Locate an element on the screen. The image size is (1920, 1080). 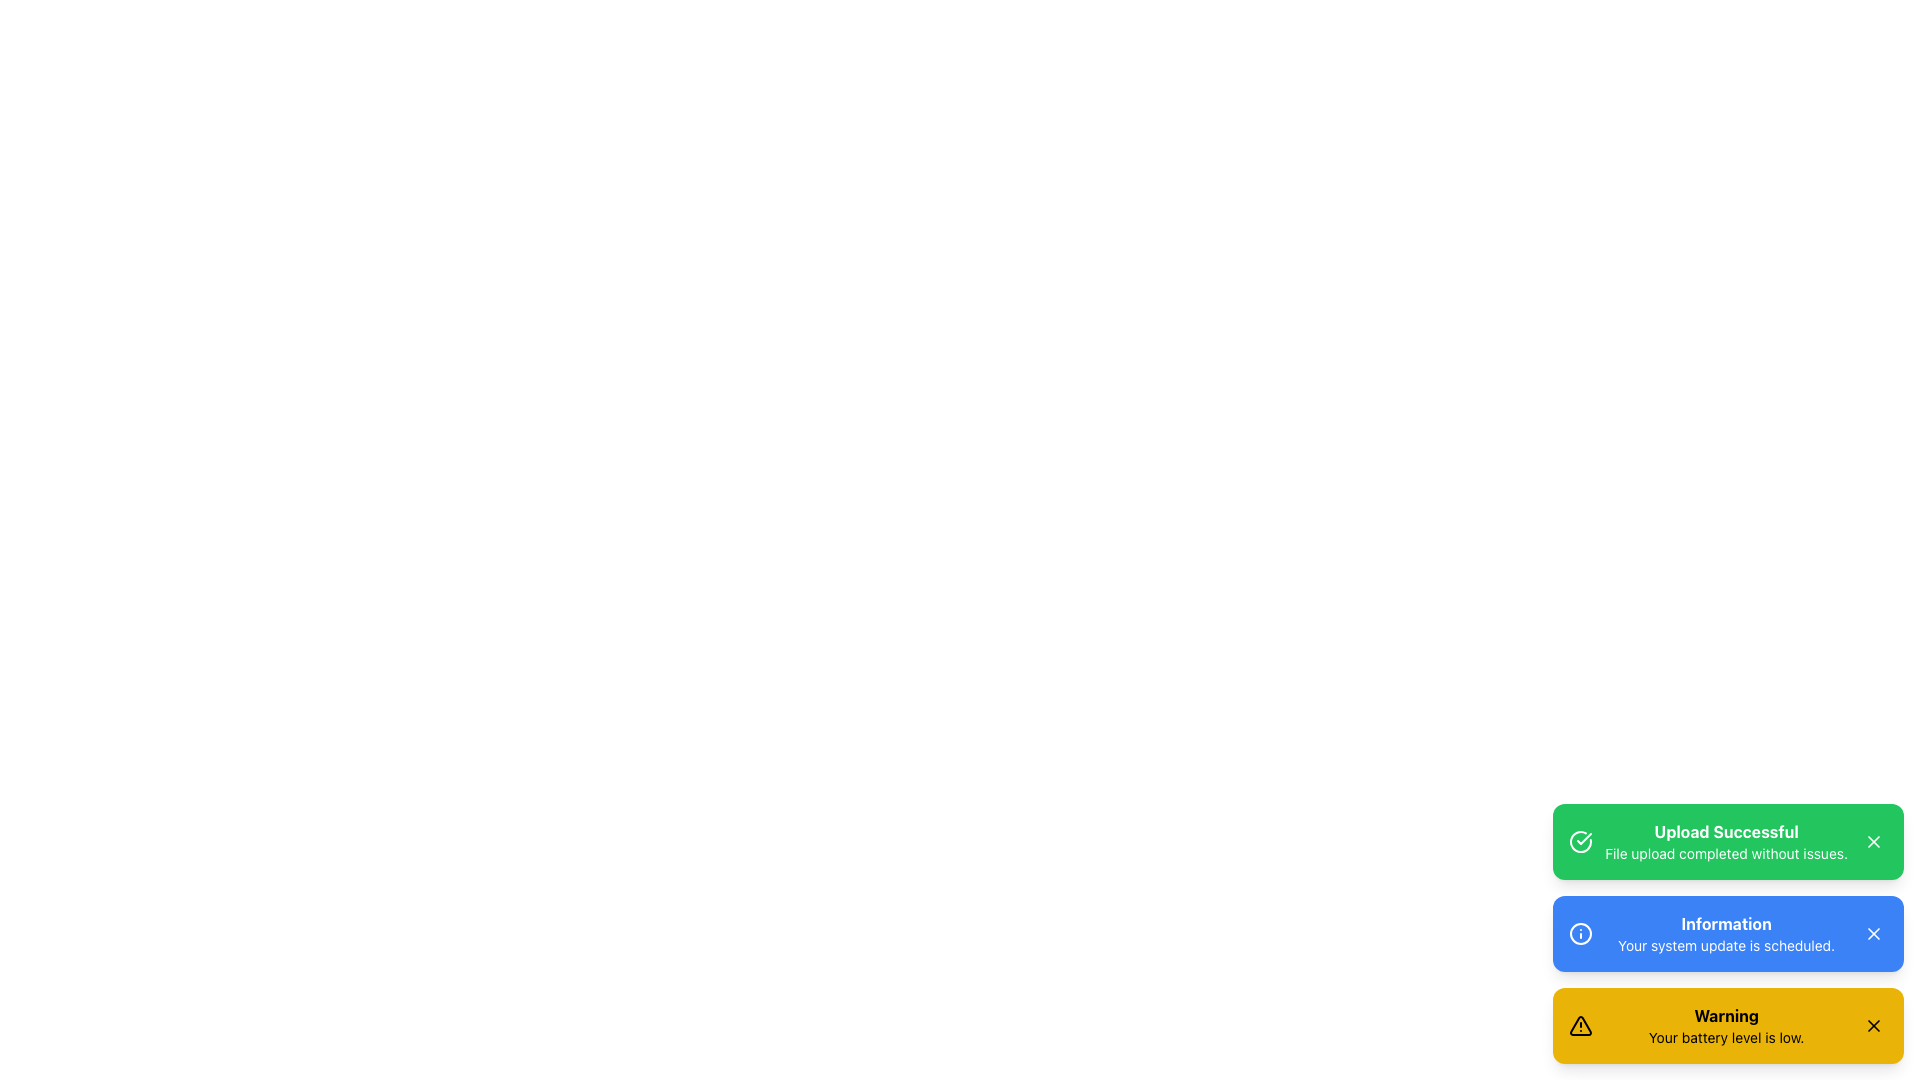
the outlined SVG Circle Element within the 'Information' icon on the blue notification card is located at coordinates (1580, 933).